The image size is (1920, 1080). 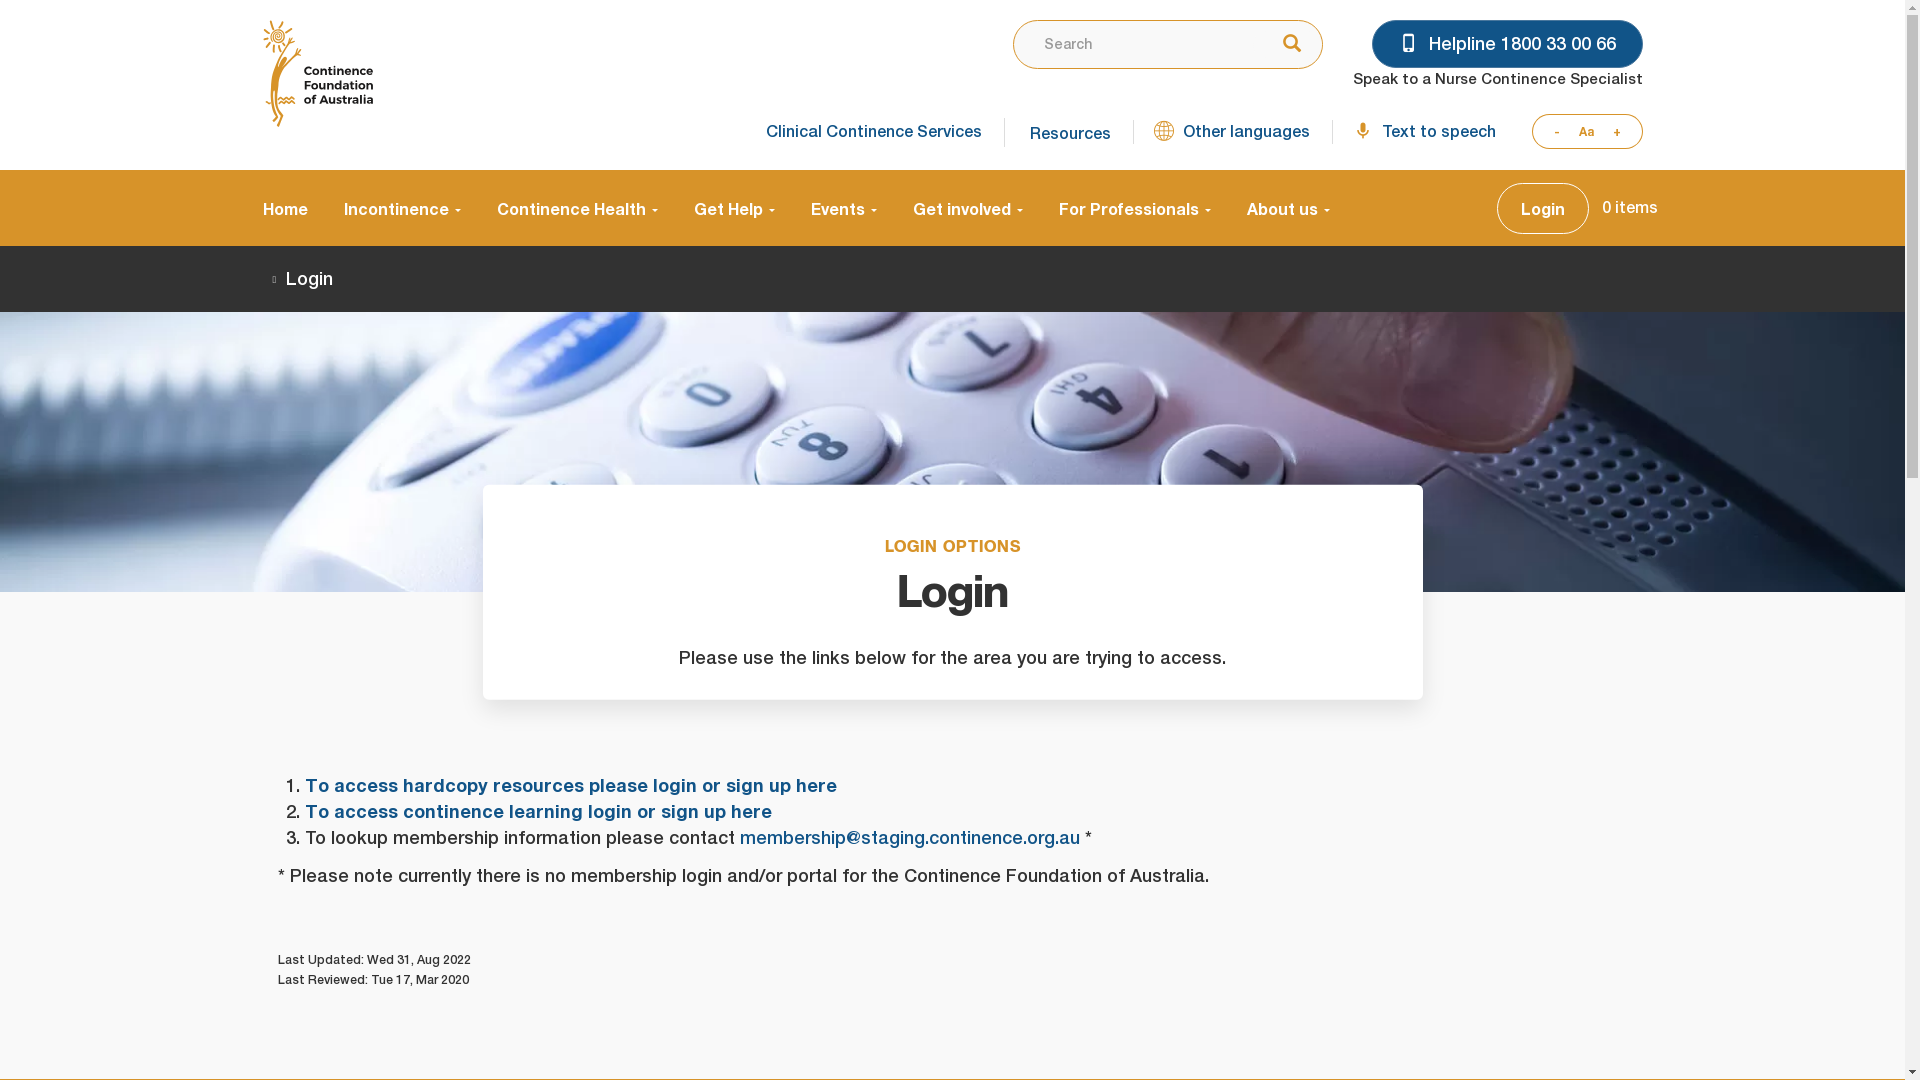 I want to click on 'Resources', so click(x=1065, y=132).